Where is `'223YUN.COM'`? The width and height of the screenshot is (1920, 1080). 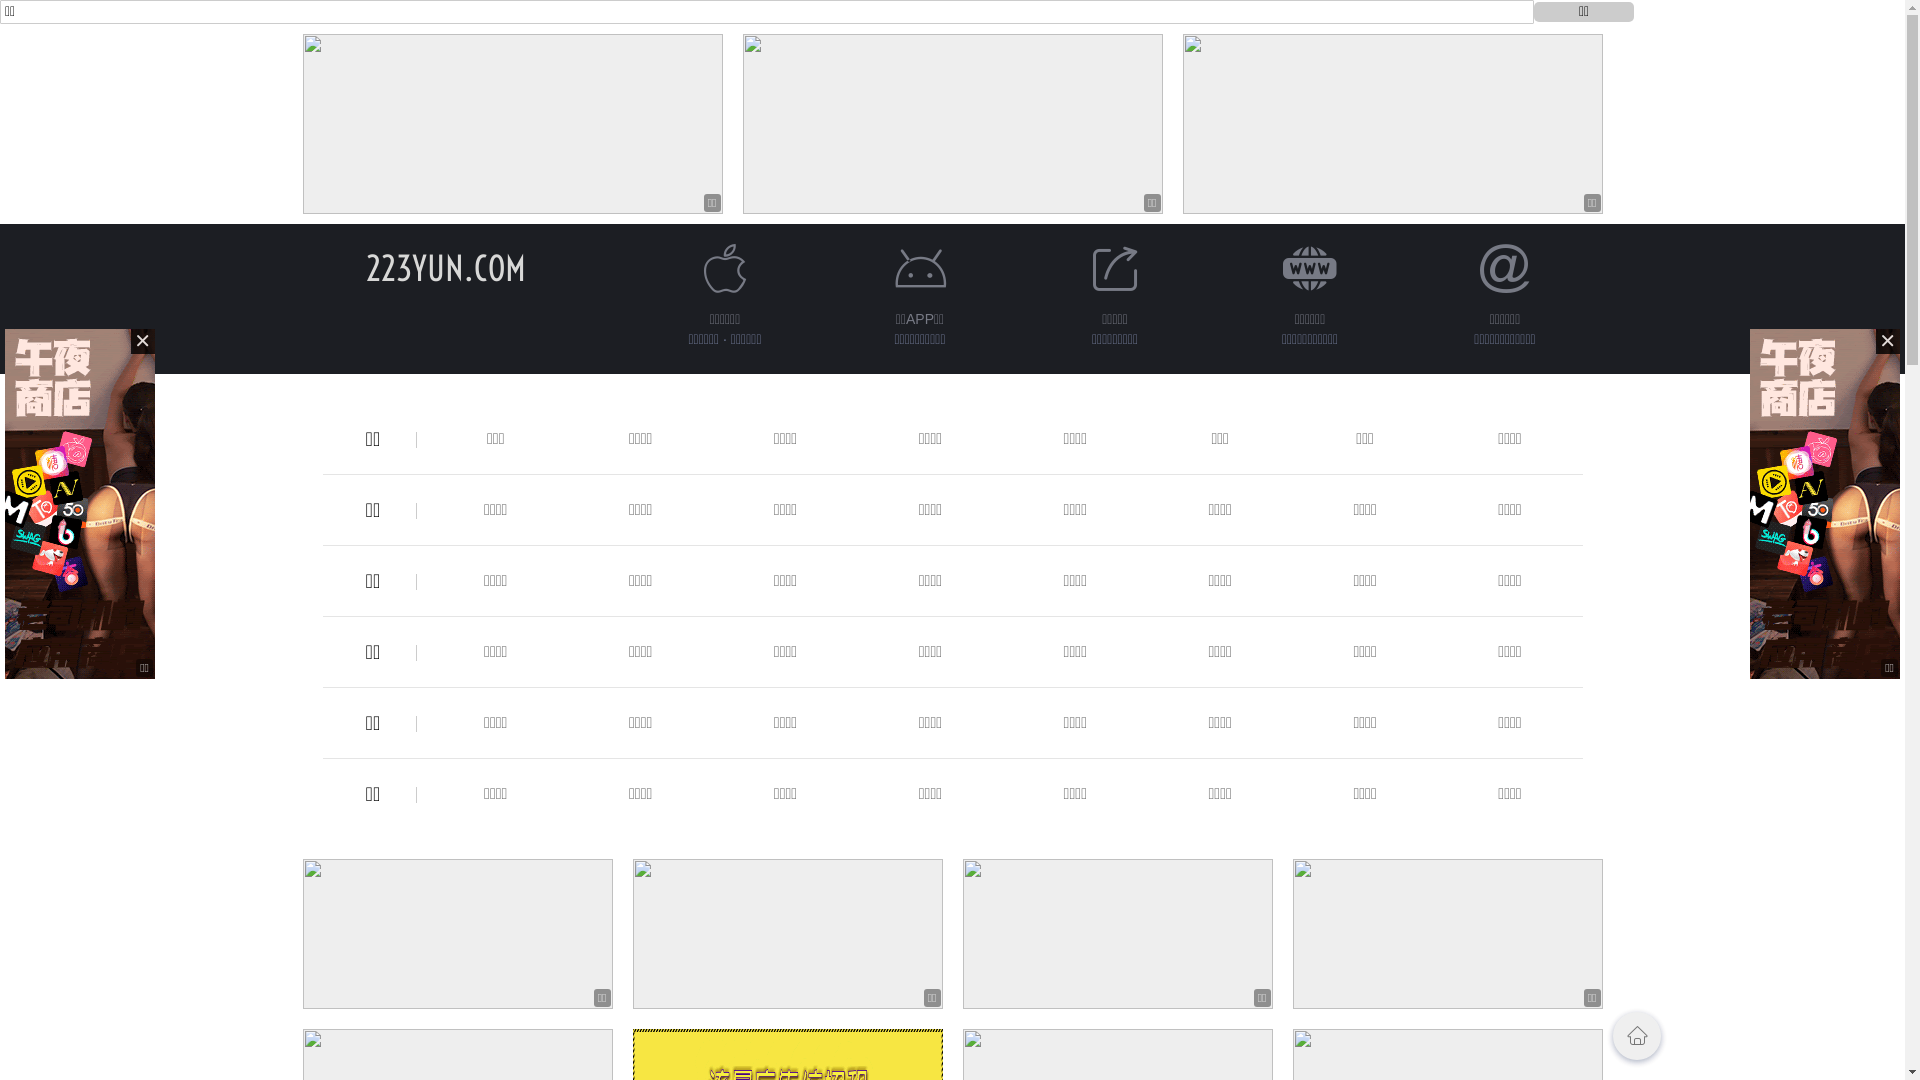
'223YUN.COM' is located at coordinates (365, 267).